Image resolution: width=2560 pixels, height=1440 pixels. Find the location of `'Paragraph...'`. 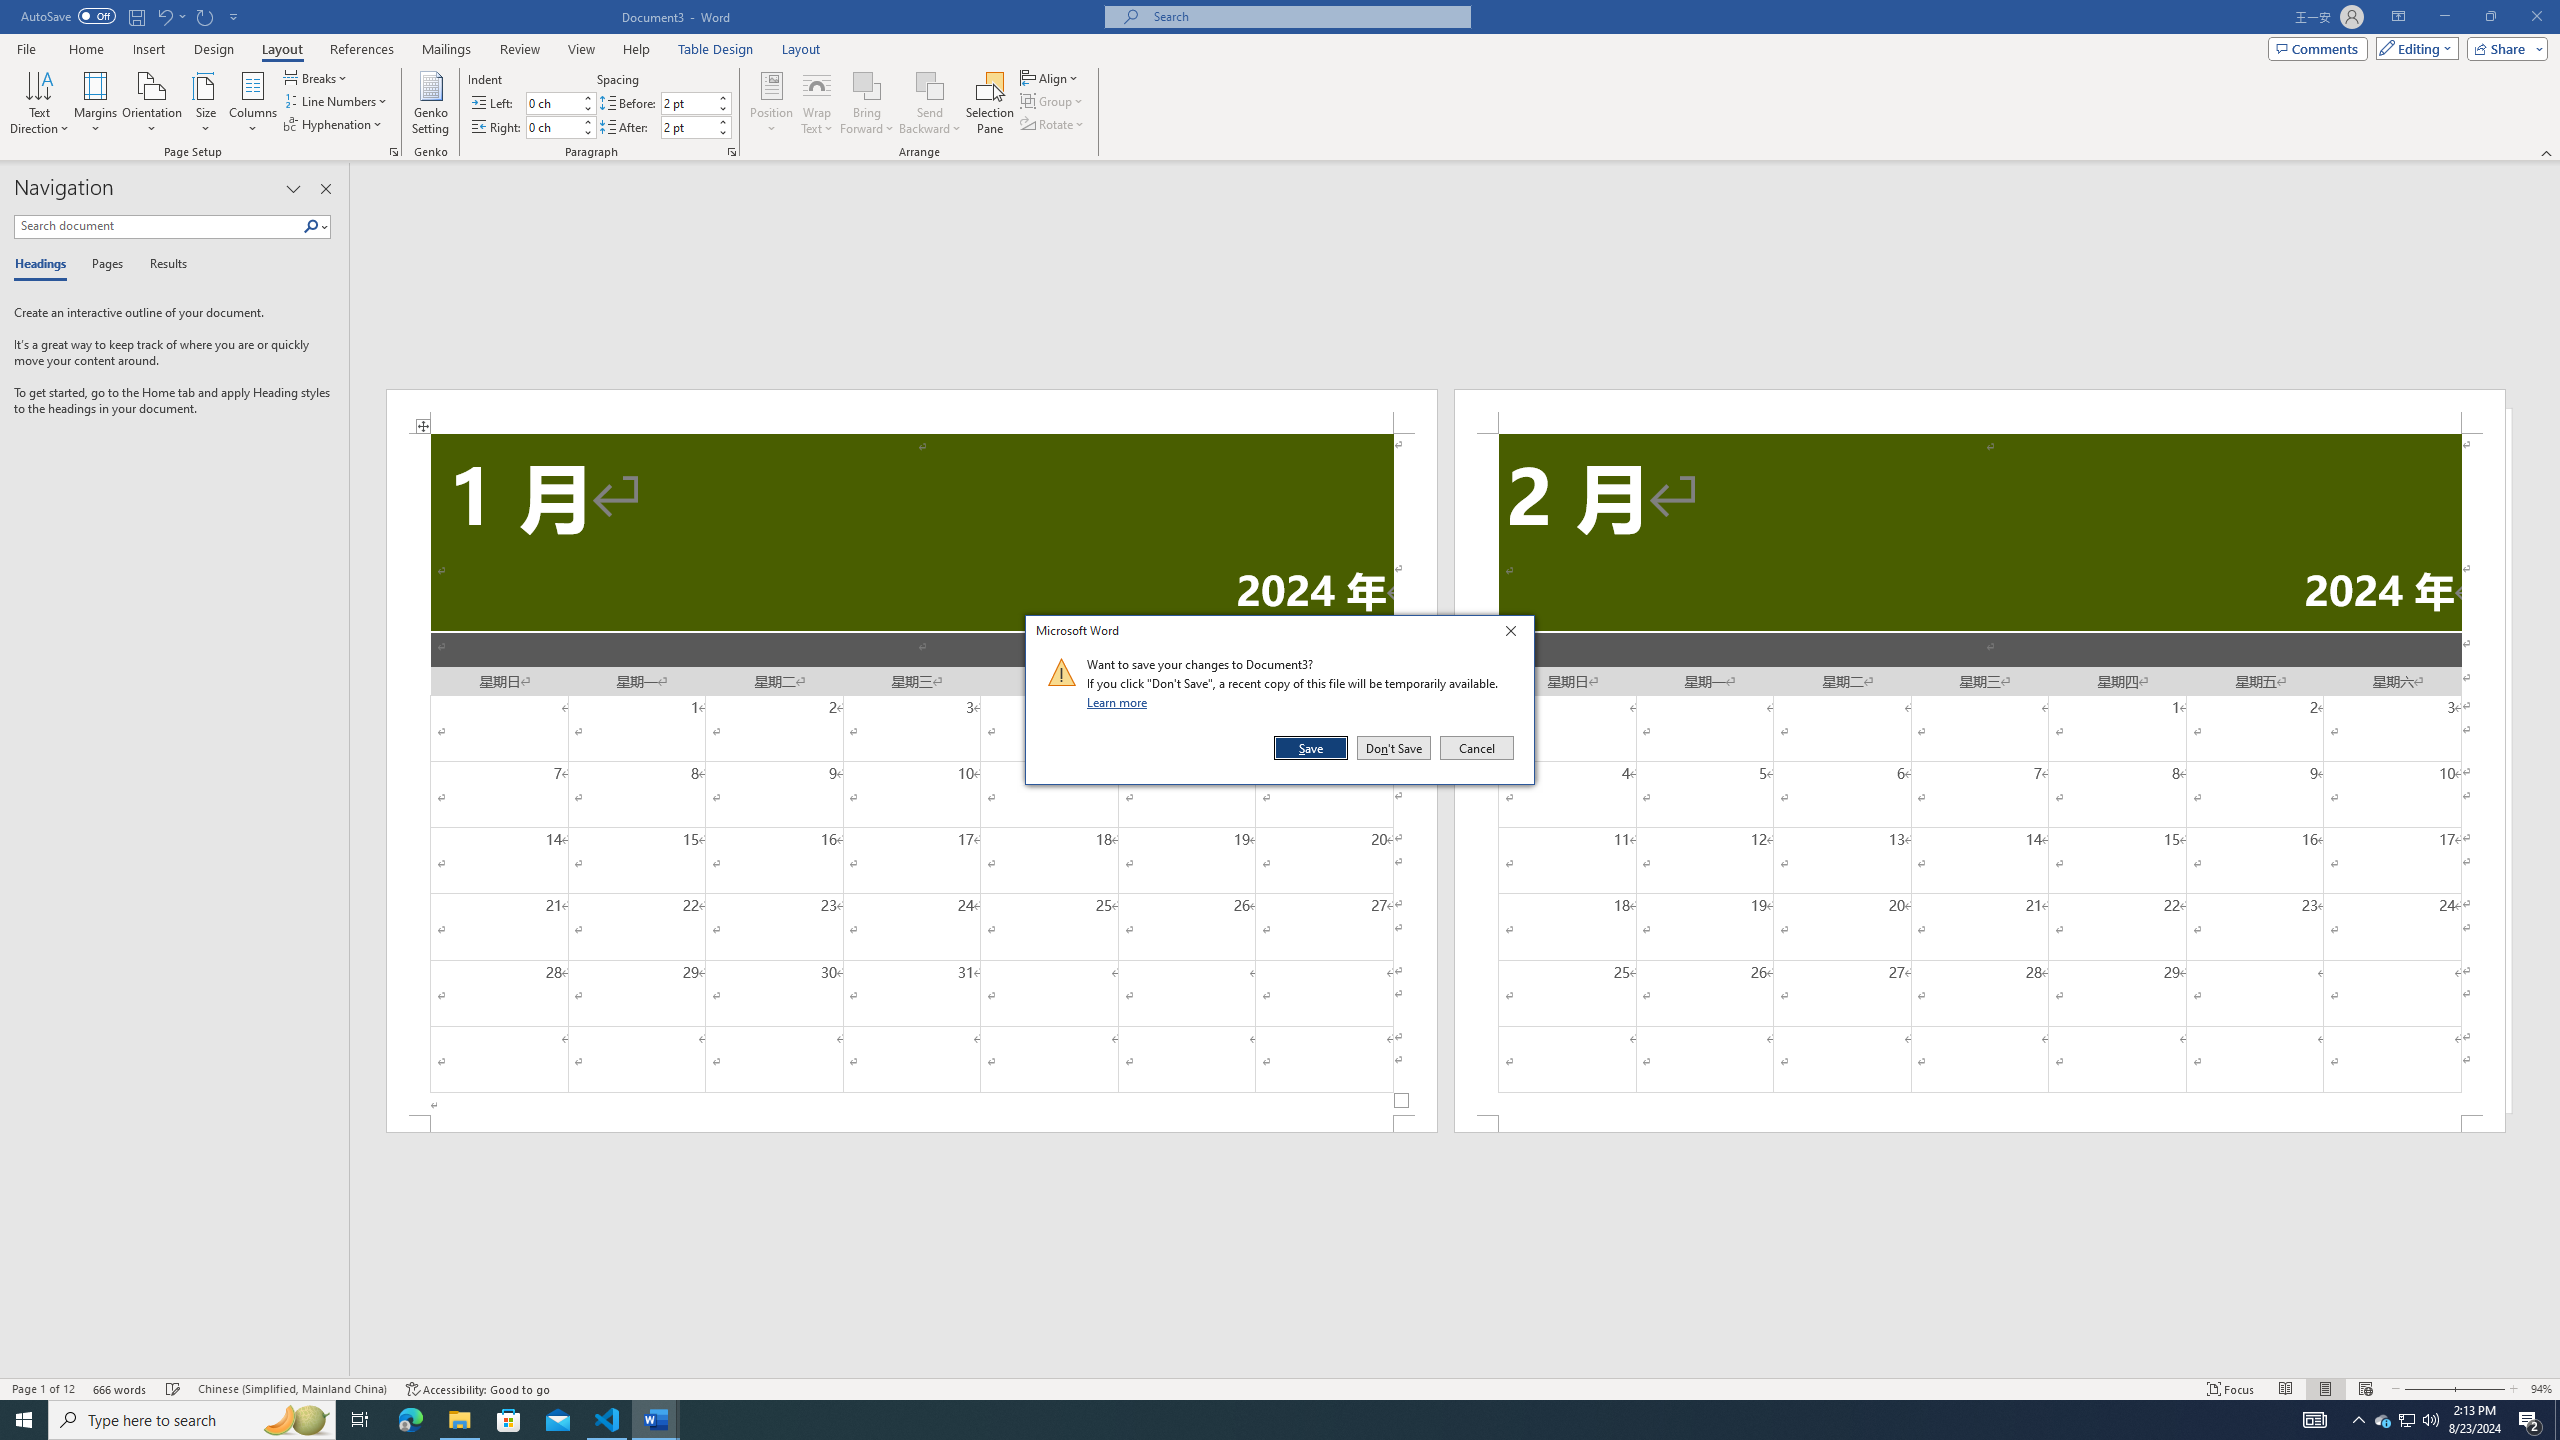

'Paragraph...' is located at coordinates (731, 150).